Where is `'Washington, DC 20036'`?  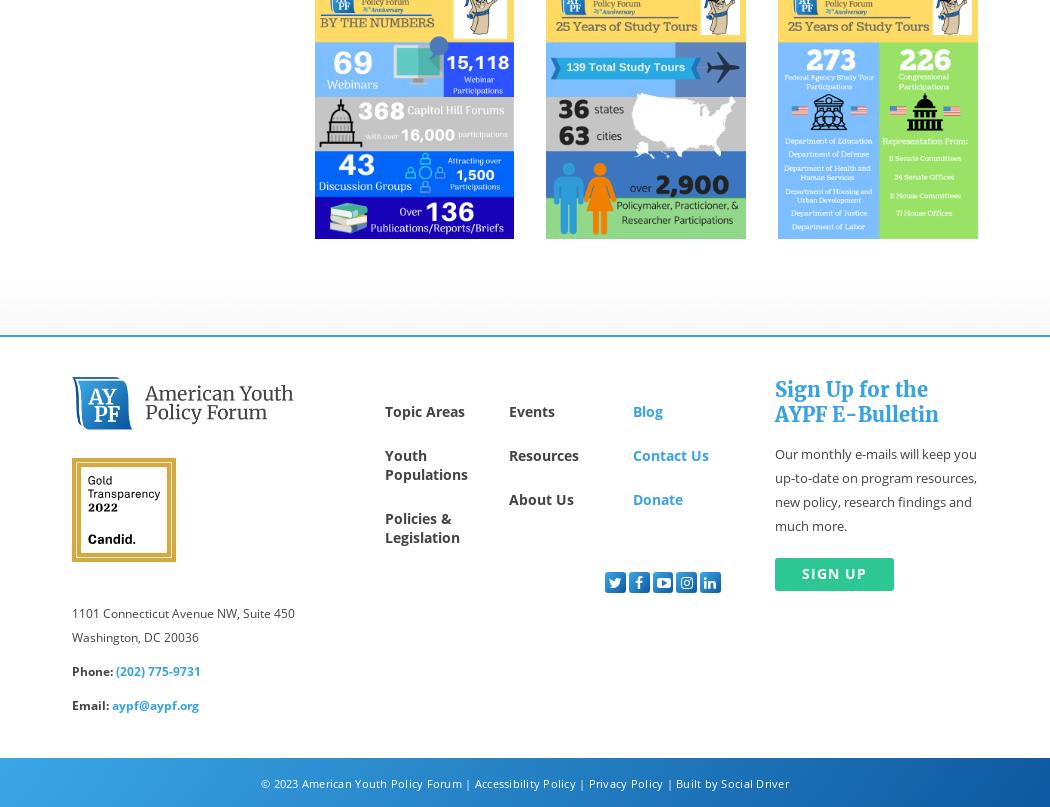 'Washington, DC 20036' is located at coordinates (134, 636).